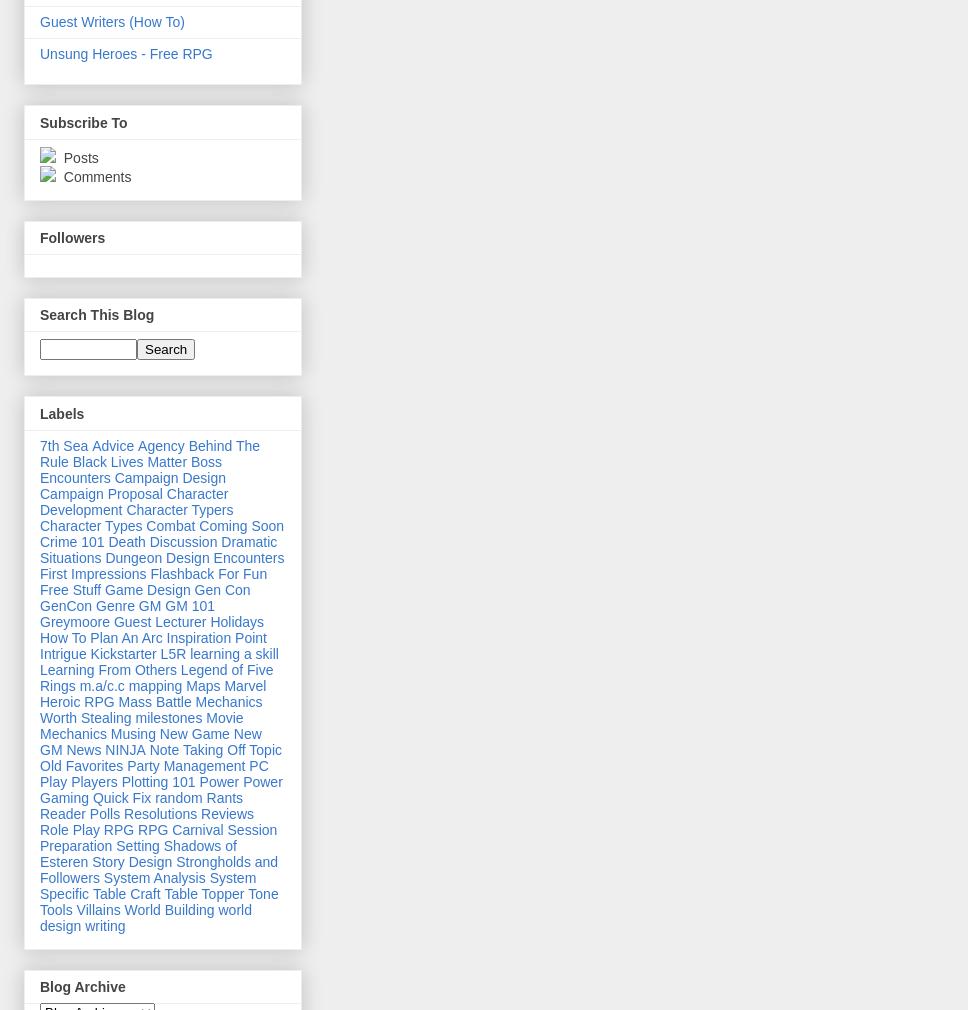 The image size is (968, 1010). What do you see at coordinates (223, 796) in the screenshot?
I see `'Rants'` at bounding box center [223, 796].